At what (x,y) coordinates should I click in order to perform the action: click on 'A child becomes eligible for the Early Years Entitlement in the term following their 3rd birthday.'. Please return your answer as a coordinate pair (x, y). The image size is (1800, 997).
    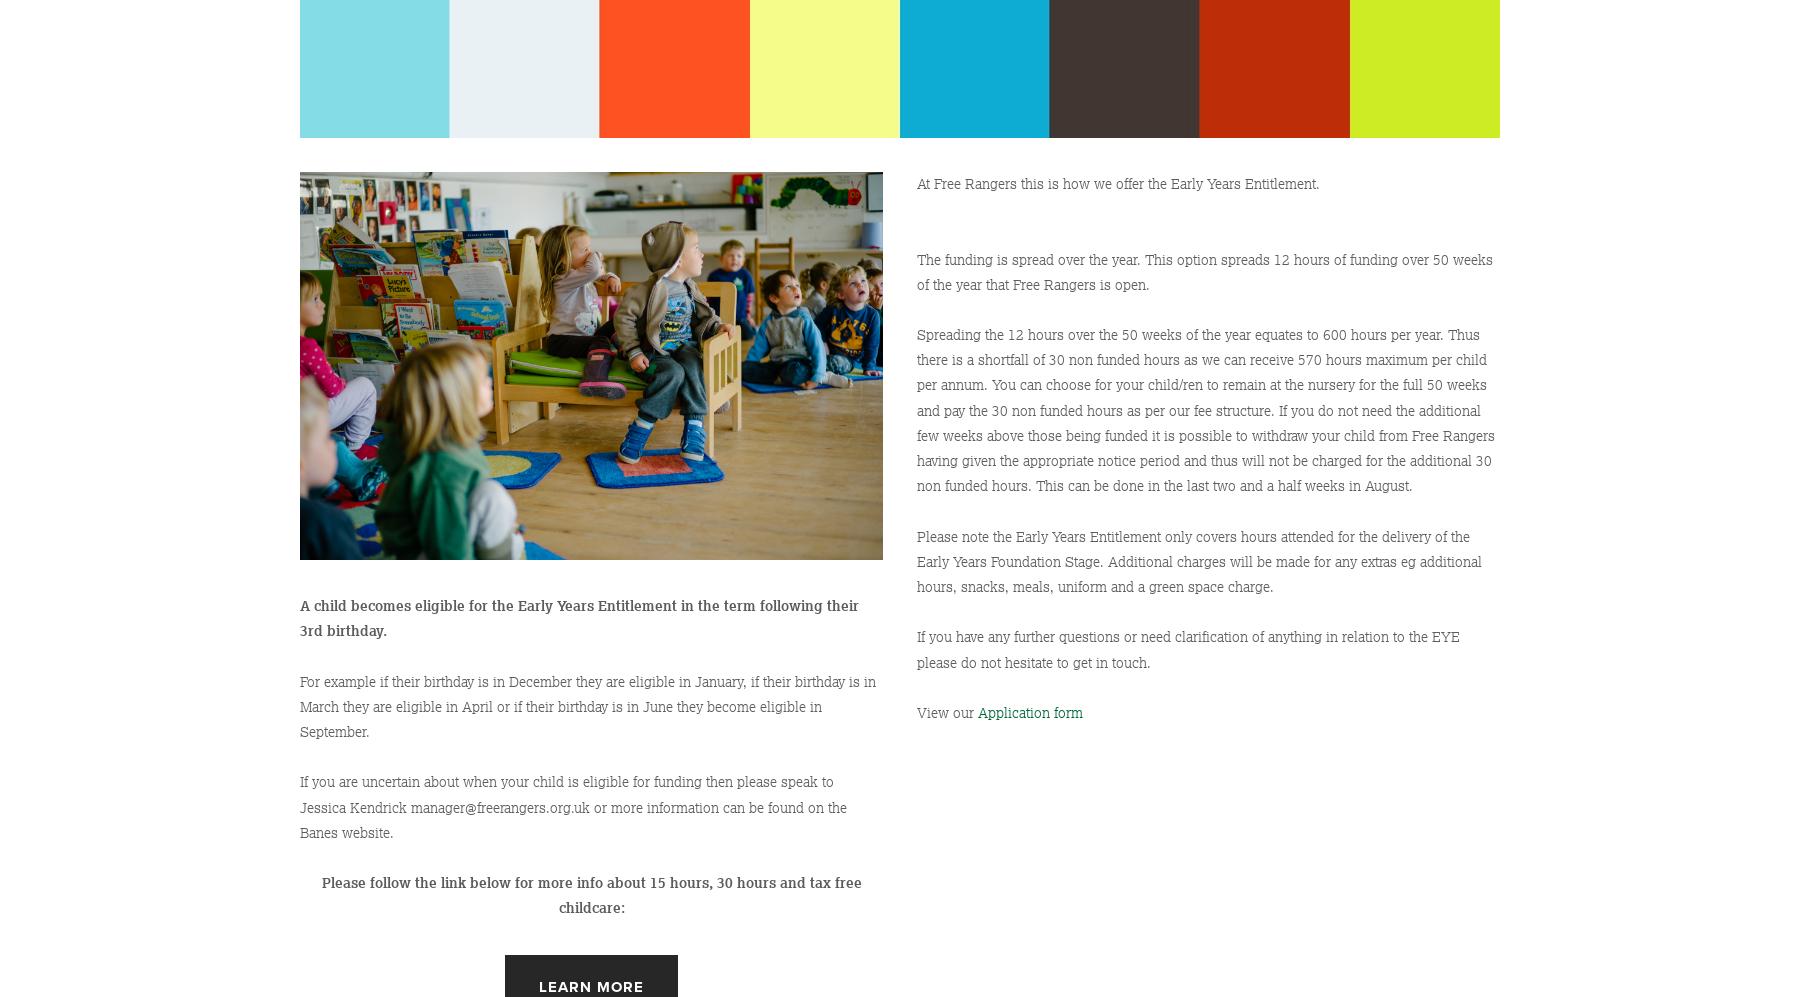
    Looking at the image, I should click on (581, 617).